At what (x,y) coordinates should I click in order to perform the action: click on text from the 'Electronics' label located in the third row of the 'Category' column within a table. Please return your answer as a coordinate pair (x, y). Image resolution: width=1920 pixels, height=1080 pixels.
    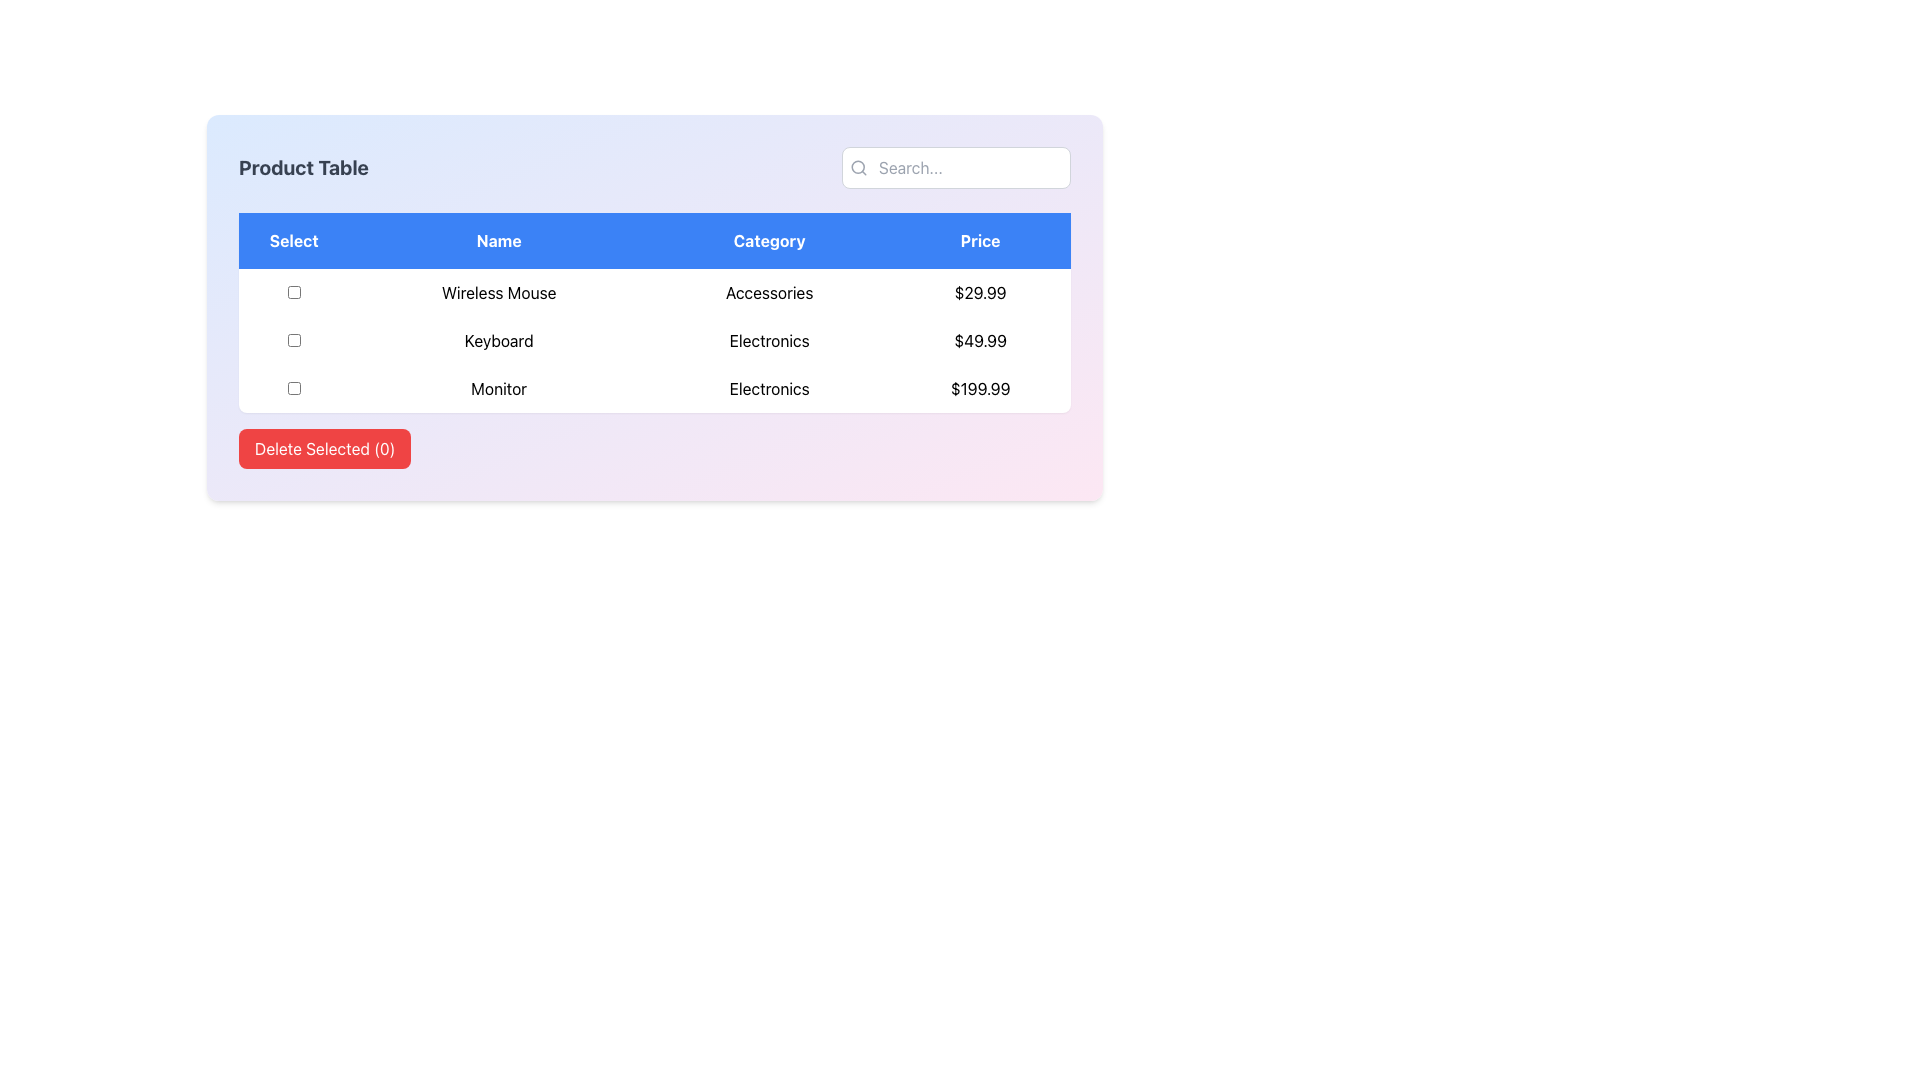
    Looking at the image, I should click on (768, 389).